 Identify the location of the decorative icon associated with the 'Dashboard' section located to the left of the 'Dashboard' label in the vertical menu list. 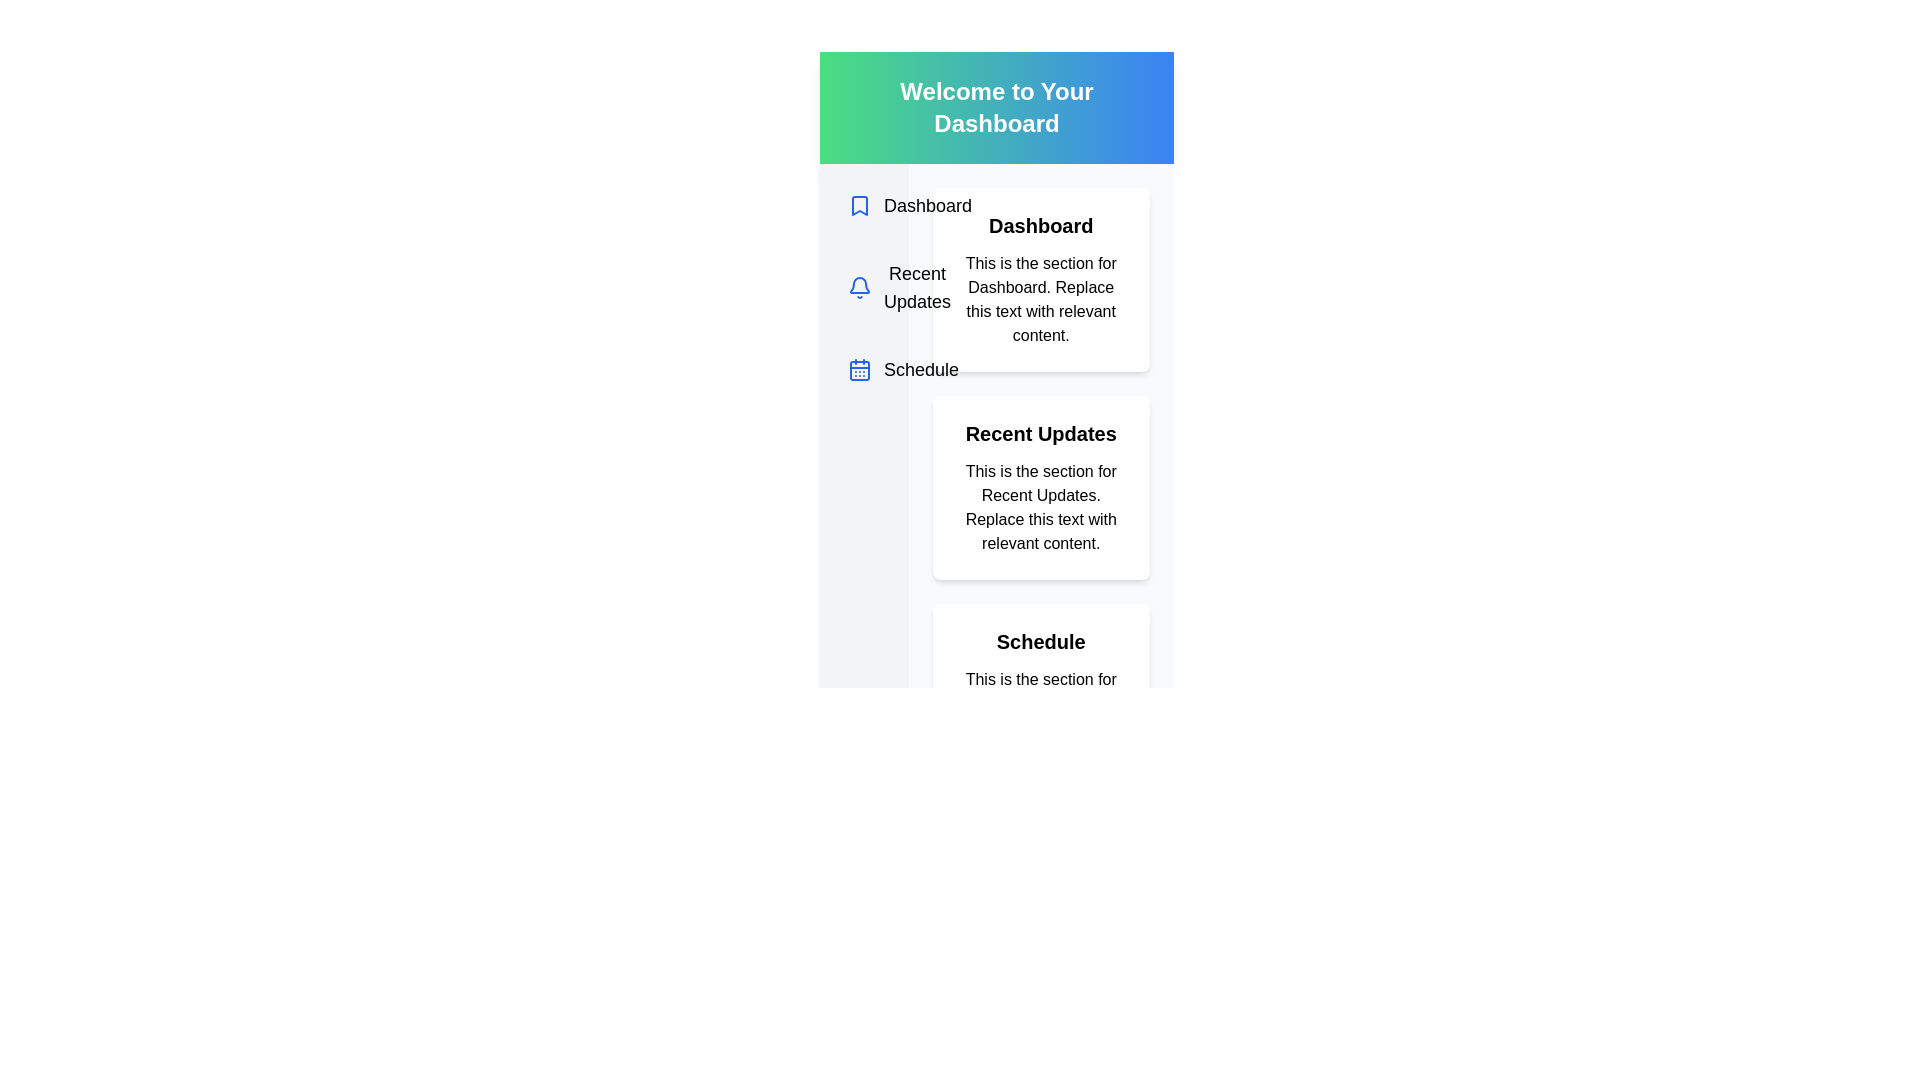
(859, 205).